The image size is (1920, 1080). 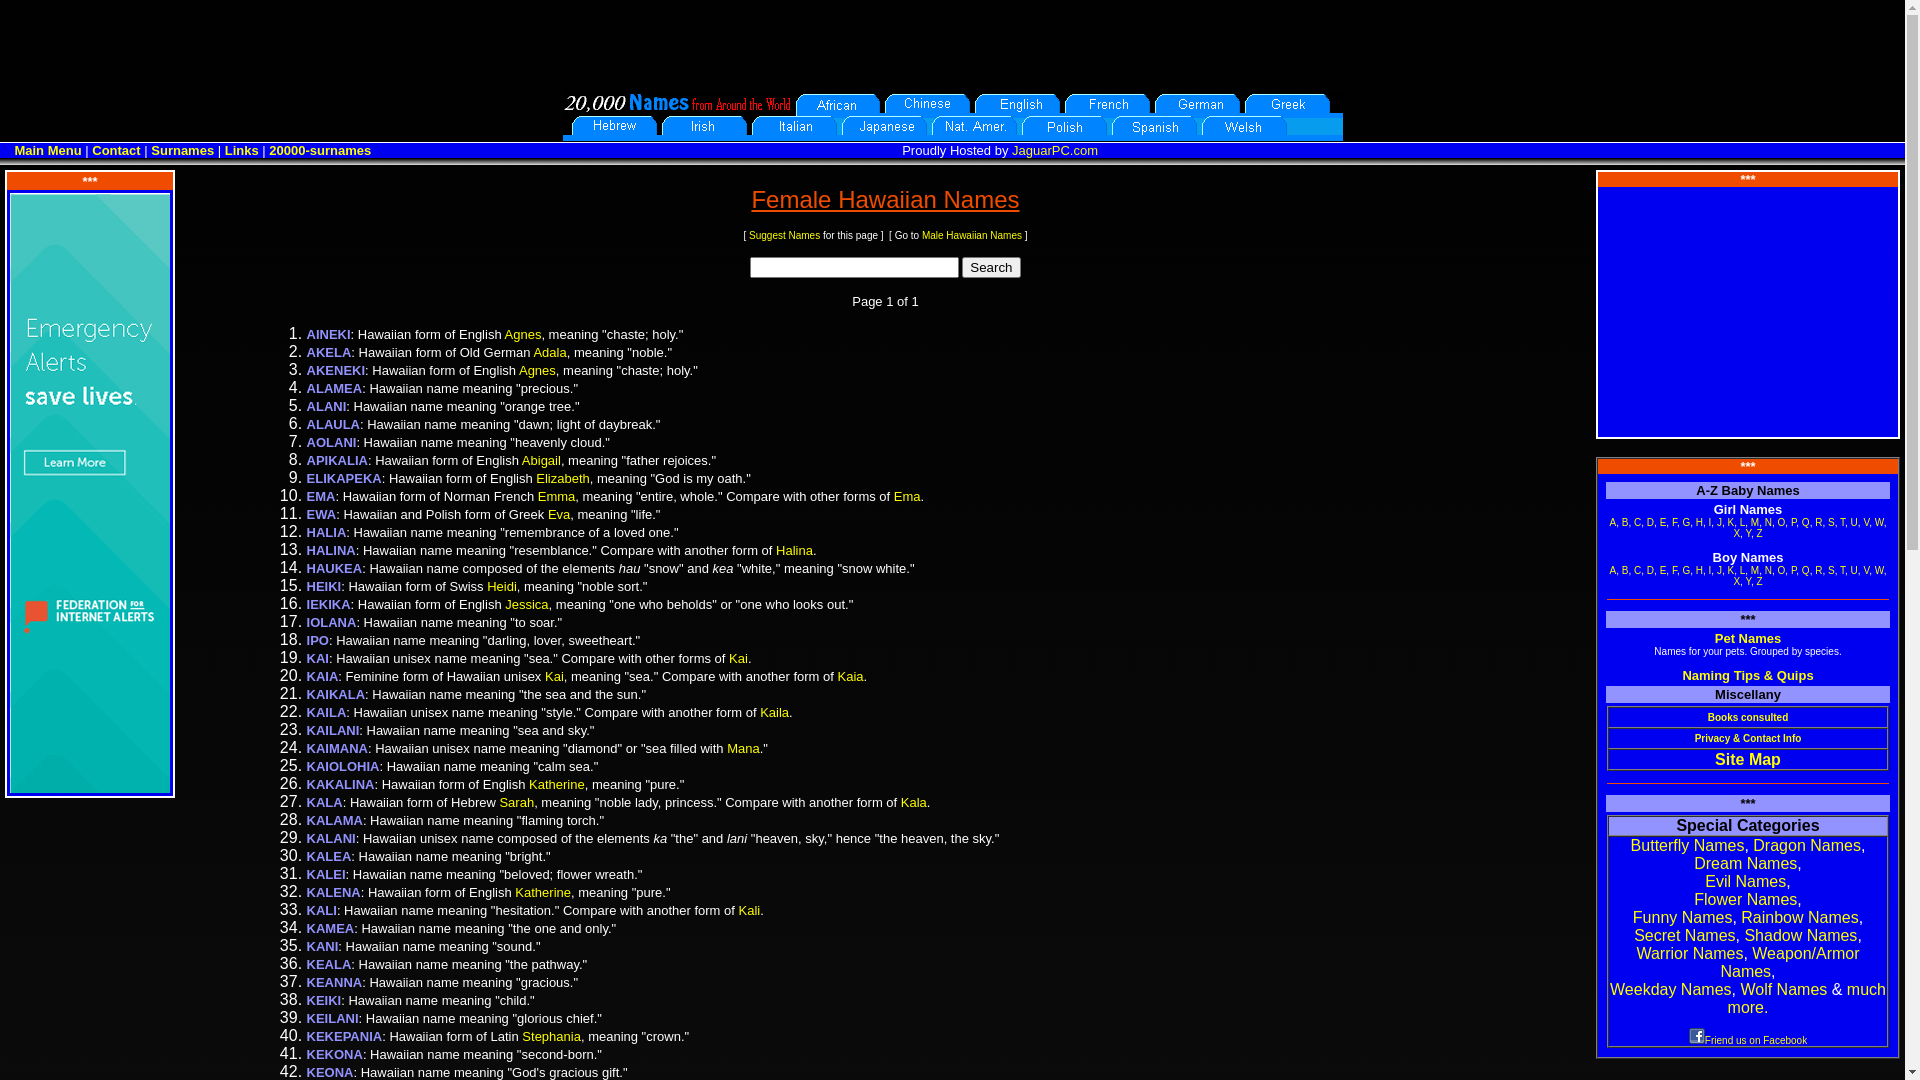 I want to click on 'Advertisement', so click(x=1746, y=312).